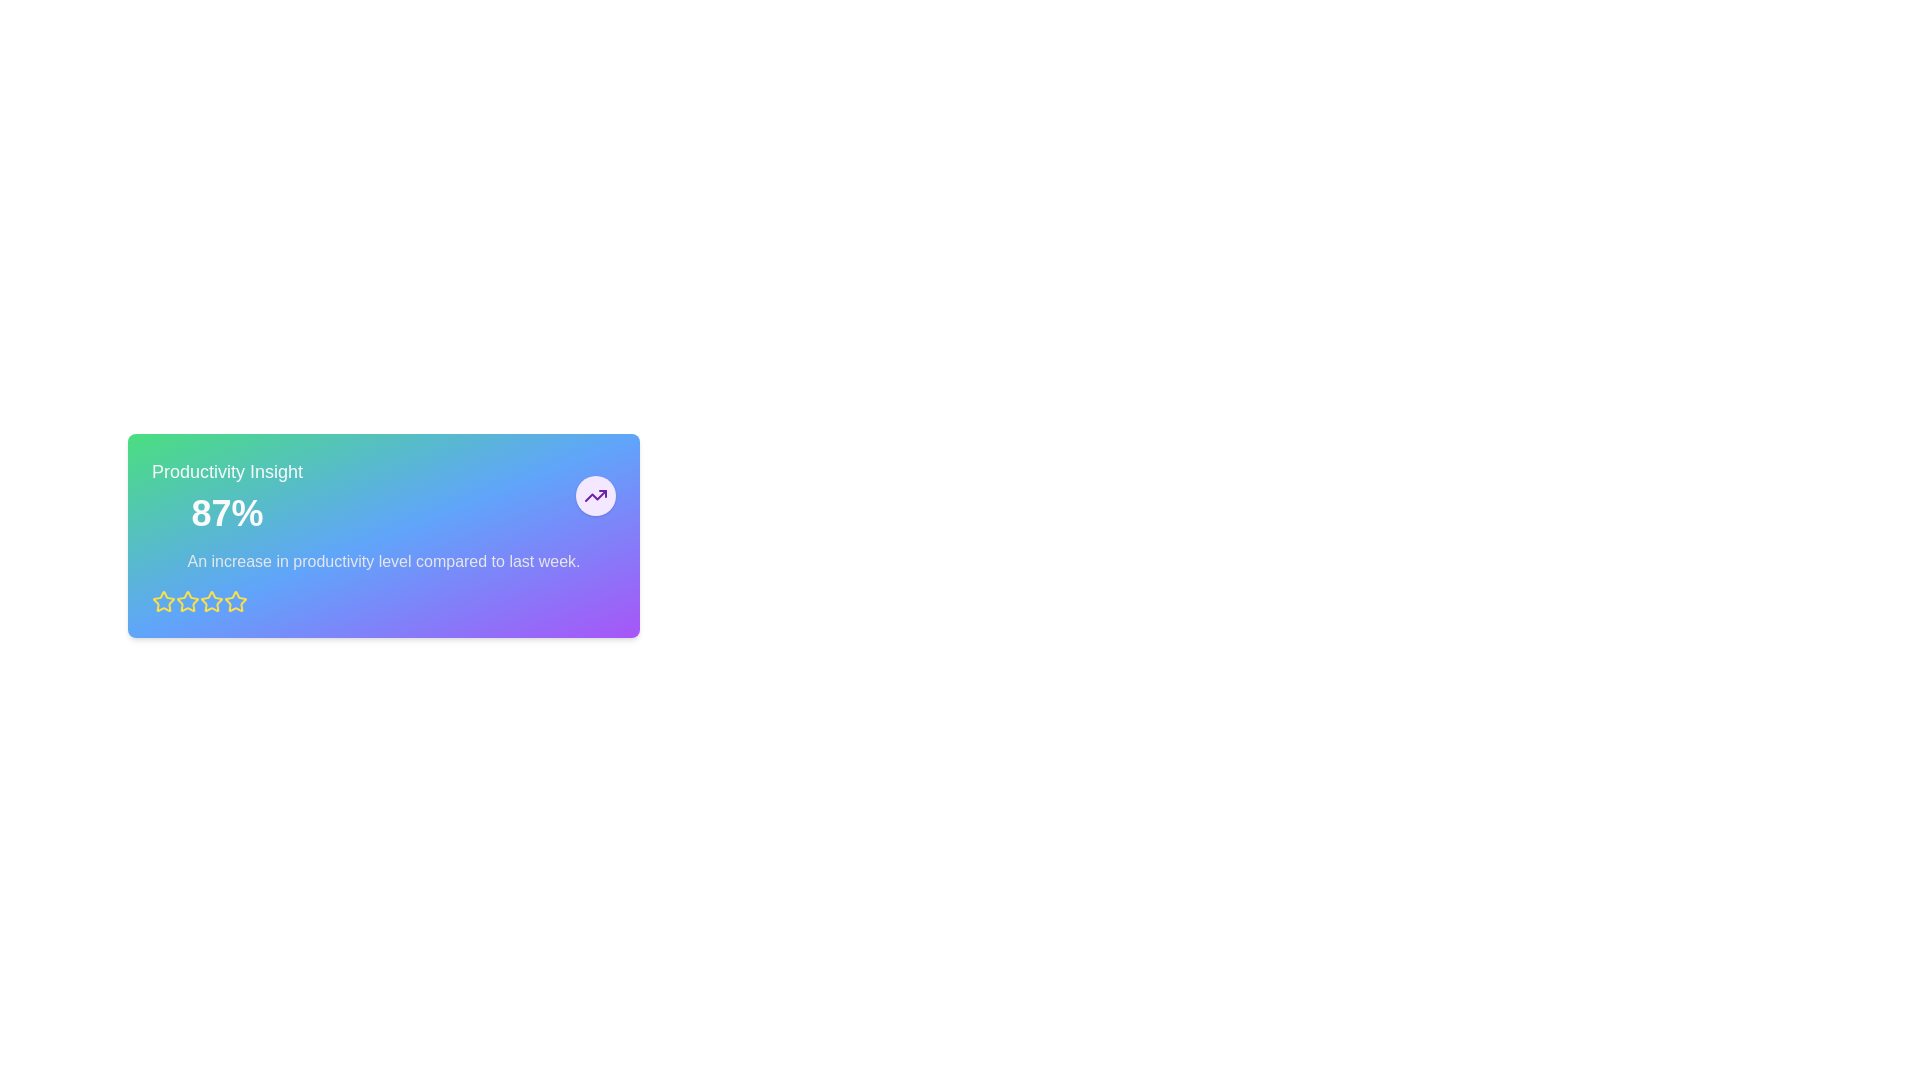 The height and width of the screenshot is (1080, 1920). What do you see at coordinates (227, 471) in the screenshot?
I see `upper text field within the card that contextualizes the subsequent percentage and explanatory text` at bounding box center [227, 471].